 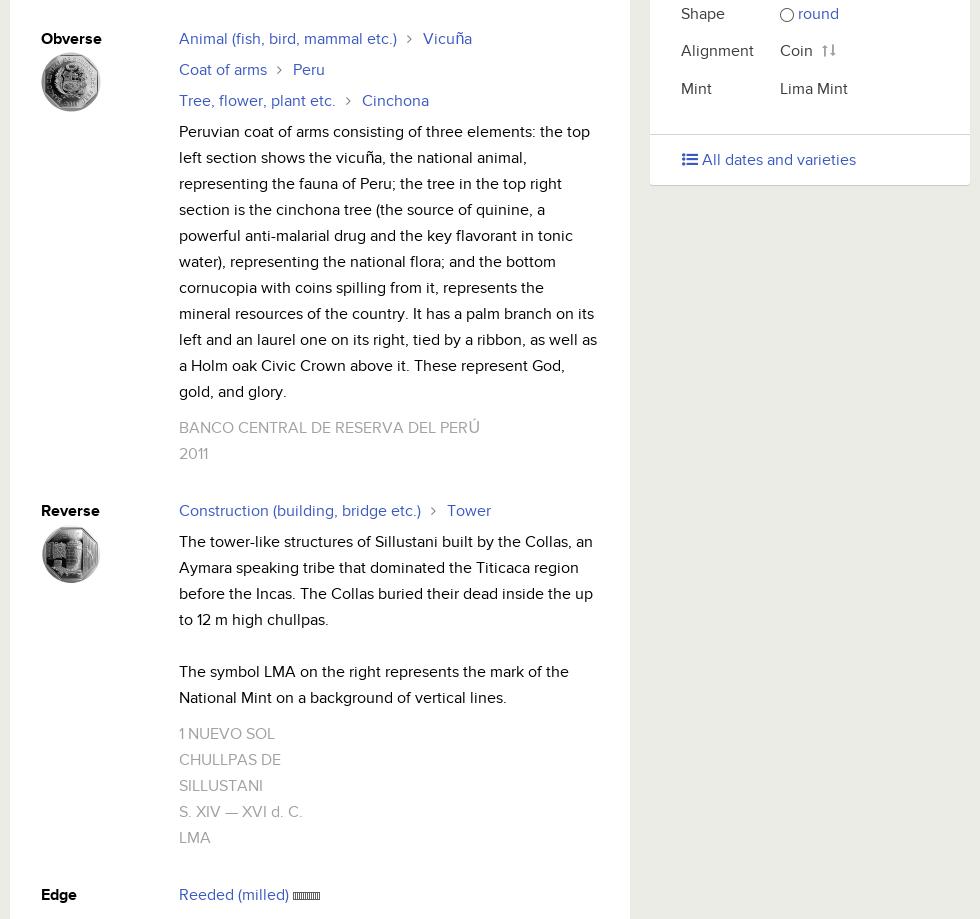 What do you see at coordinates (818, 13) in the screenshot?
I see `'round'` at bounding box center [818, 13].